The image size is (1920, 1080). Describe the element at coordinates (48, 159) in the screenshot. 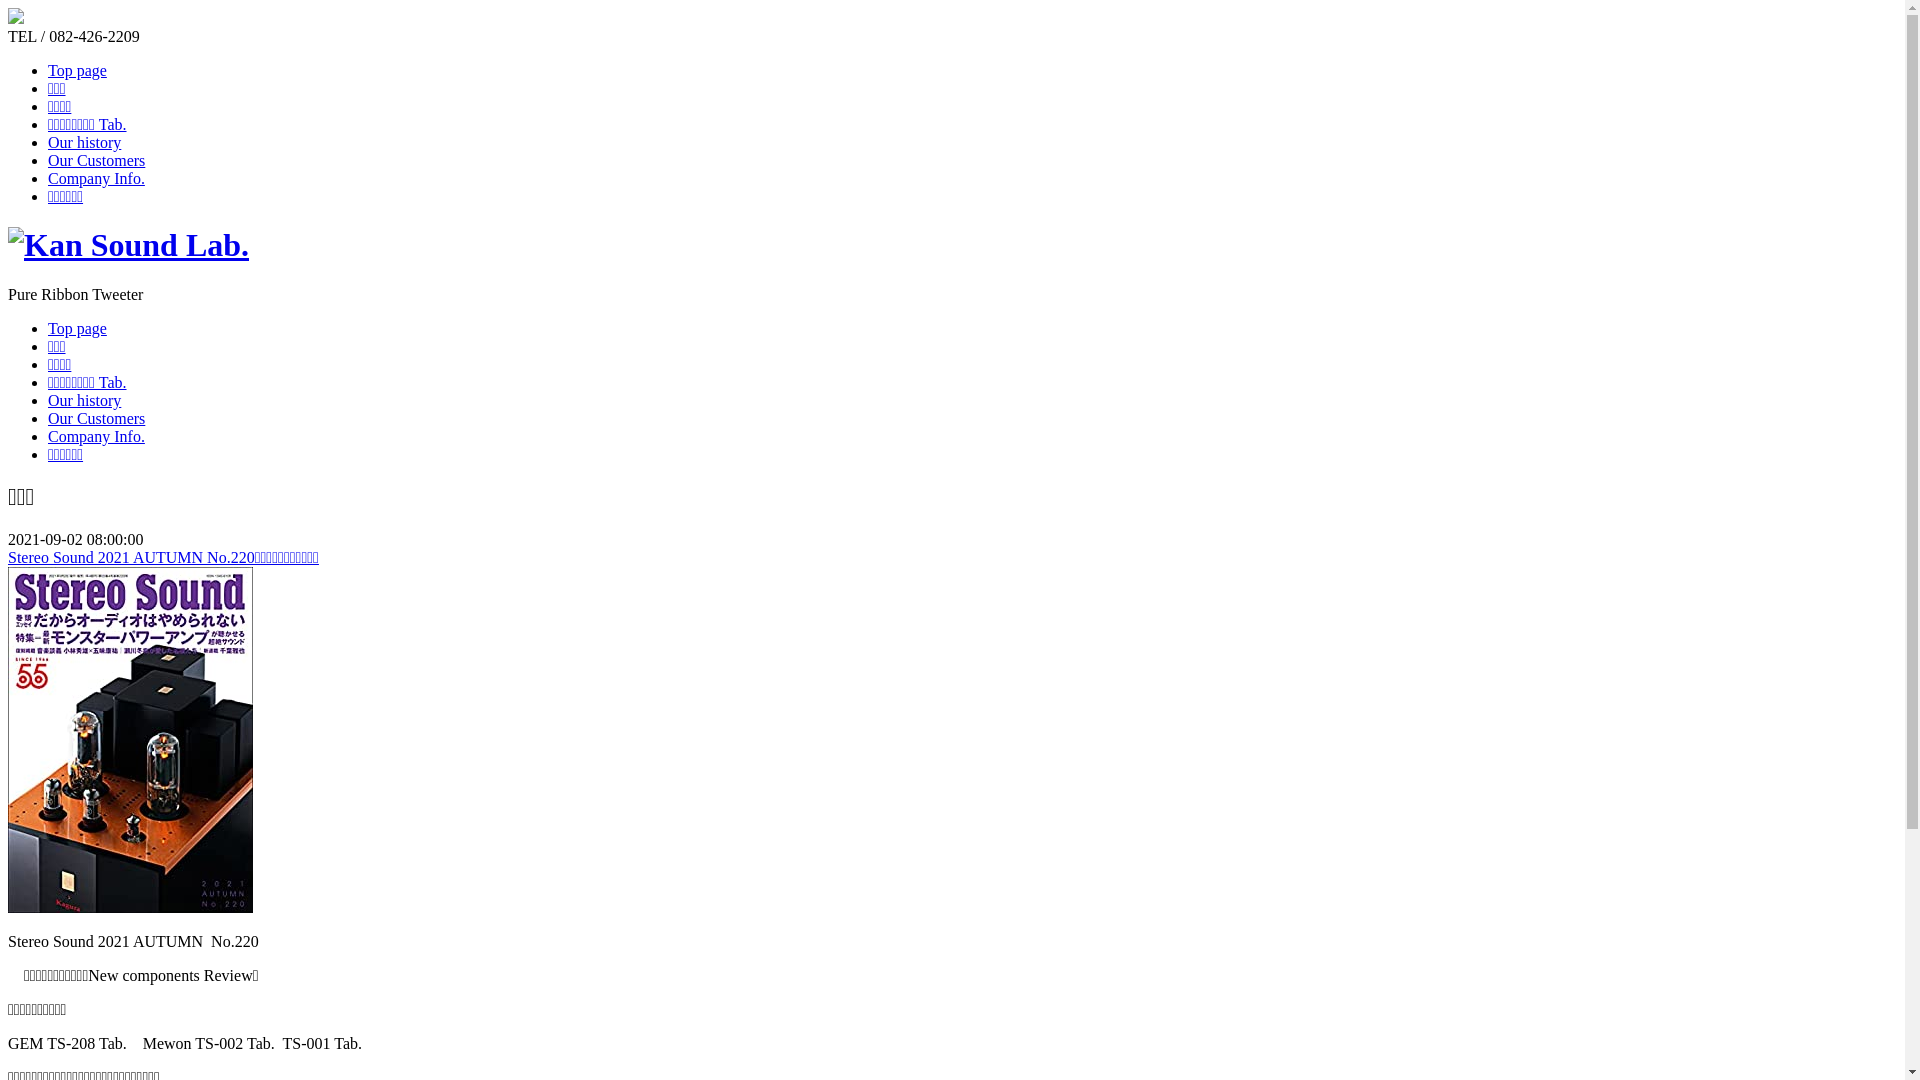

I see `'Our Customers'` at that location.